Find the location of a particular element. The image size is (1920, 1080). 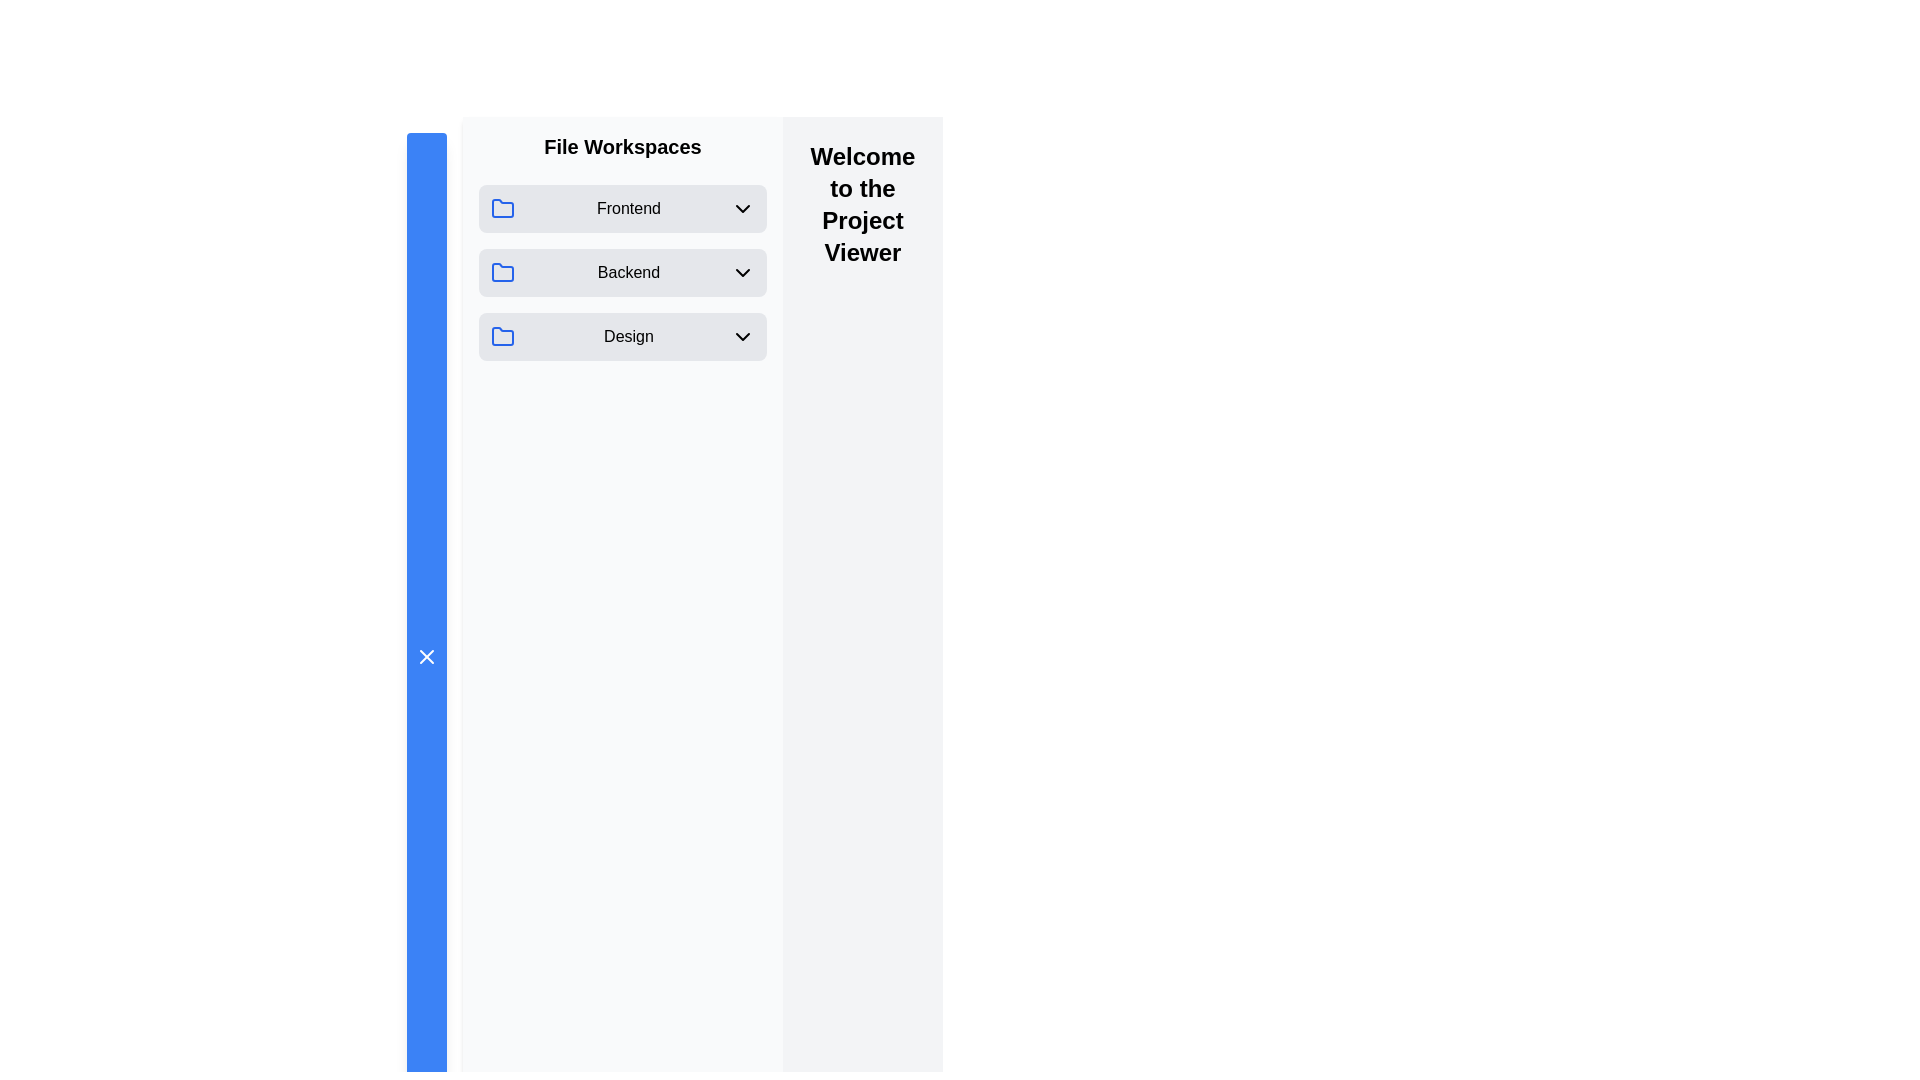

the blue folder icon located beside the 'Design' label in the 'File Workspaces' section is located at coordinates (503, 335).